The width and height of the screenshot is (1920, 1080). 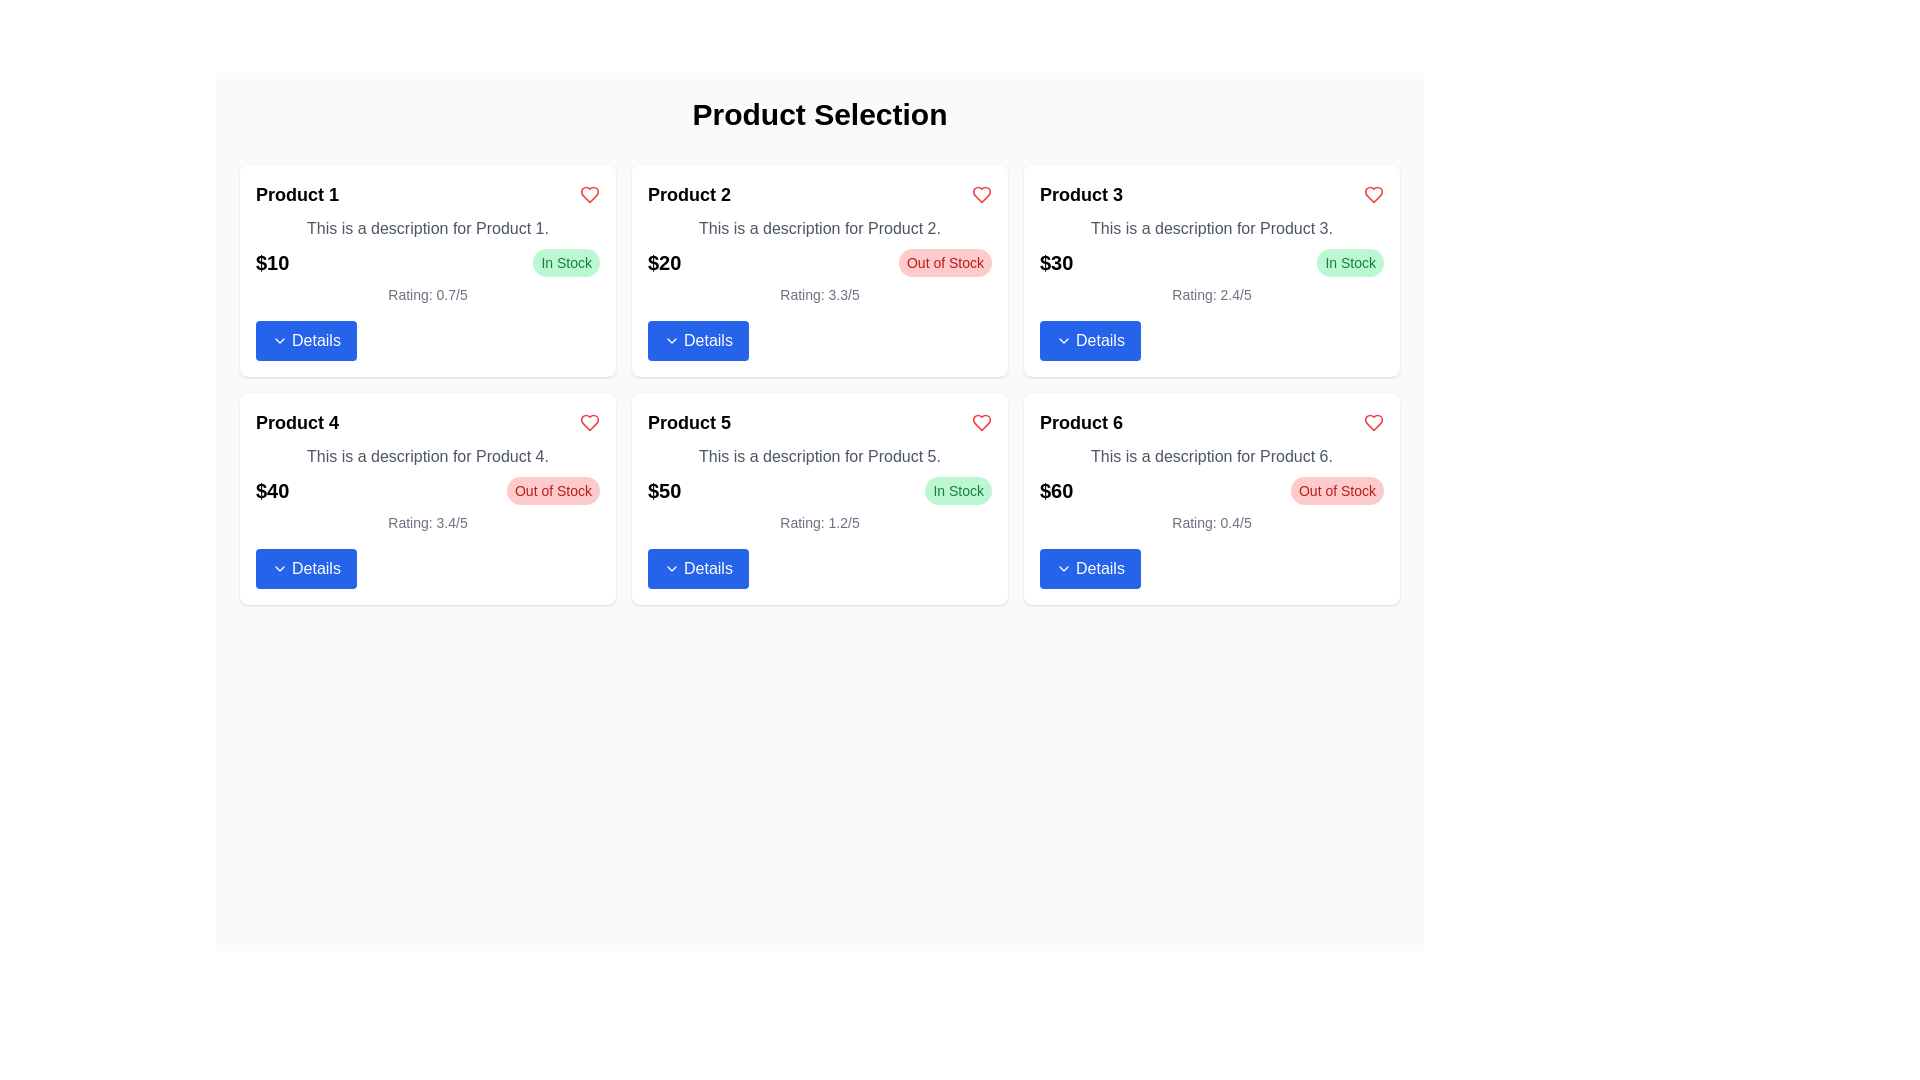 I want to click on the Text Label that provides a description for Product 3, located in the third card of the second row, beneath the header 'Product 3', so click(x=1210, y=227).